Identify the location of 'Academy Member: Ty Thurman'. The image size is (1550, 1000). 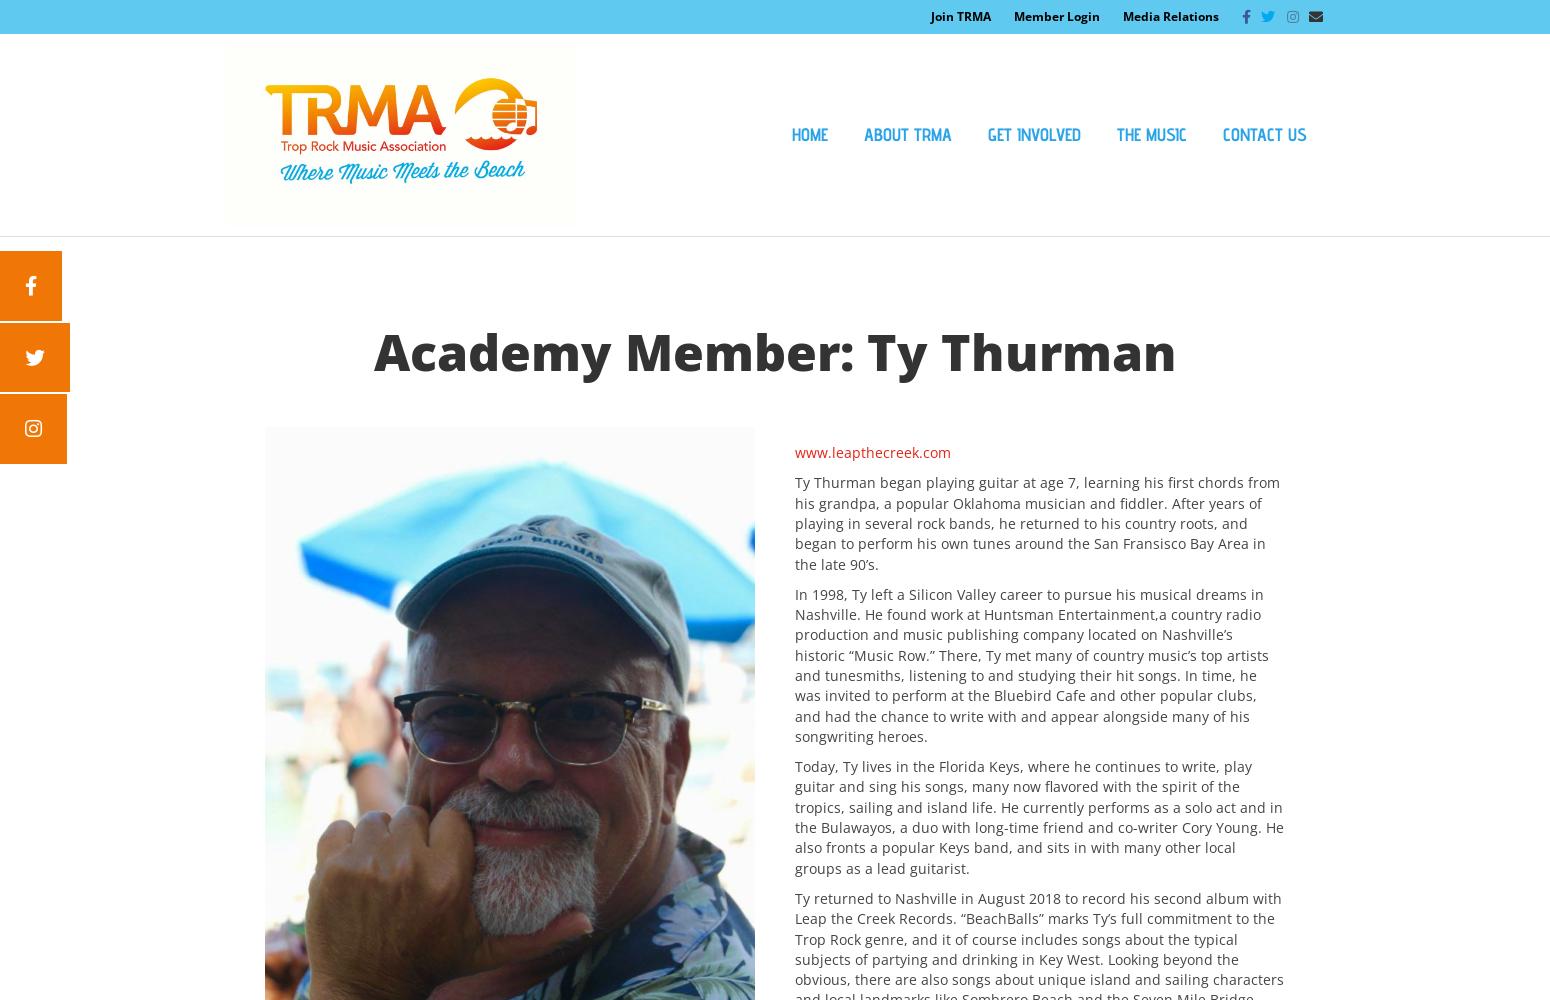
(774, 351).